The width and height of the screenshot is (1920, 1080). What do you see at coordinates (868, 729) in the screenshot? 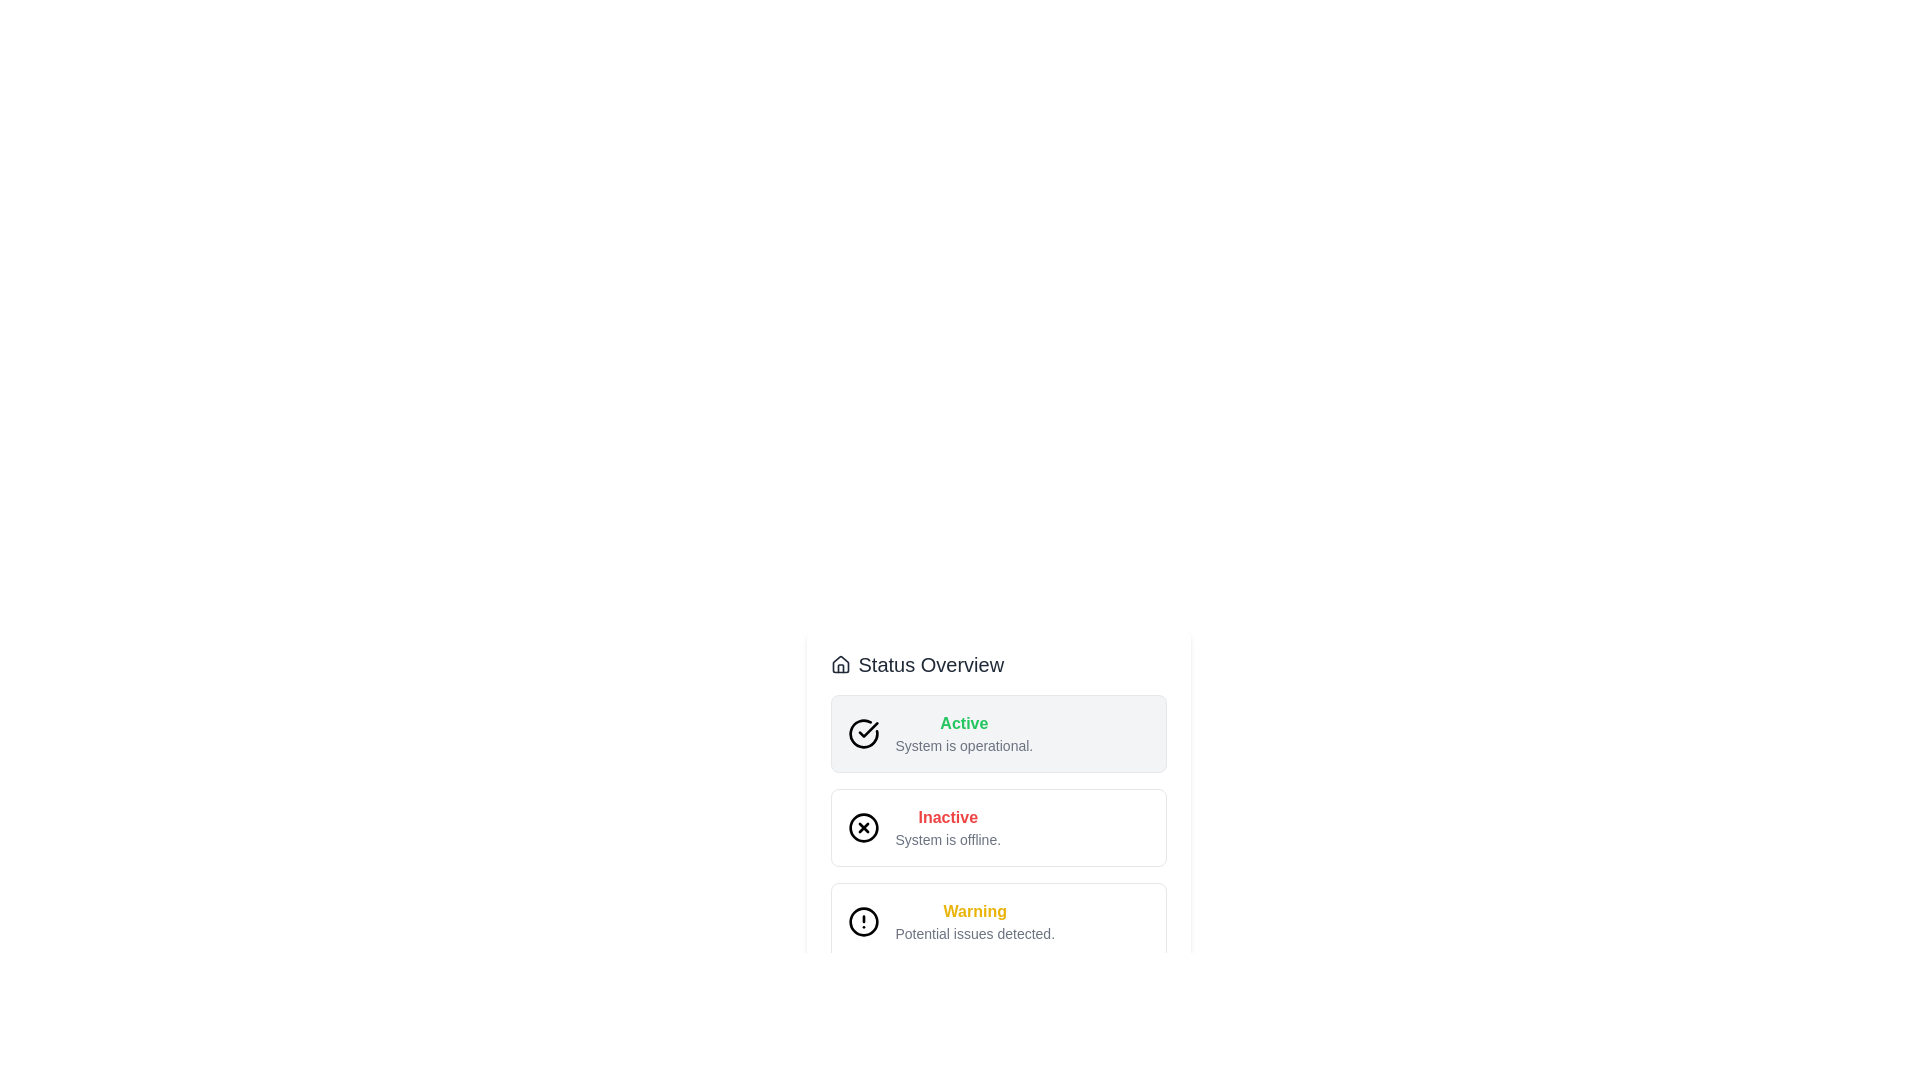
I see `the checkmark icon located next to the 'Active' label in the status card, which indicates a positive state` at bounding box center [868, 729].